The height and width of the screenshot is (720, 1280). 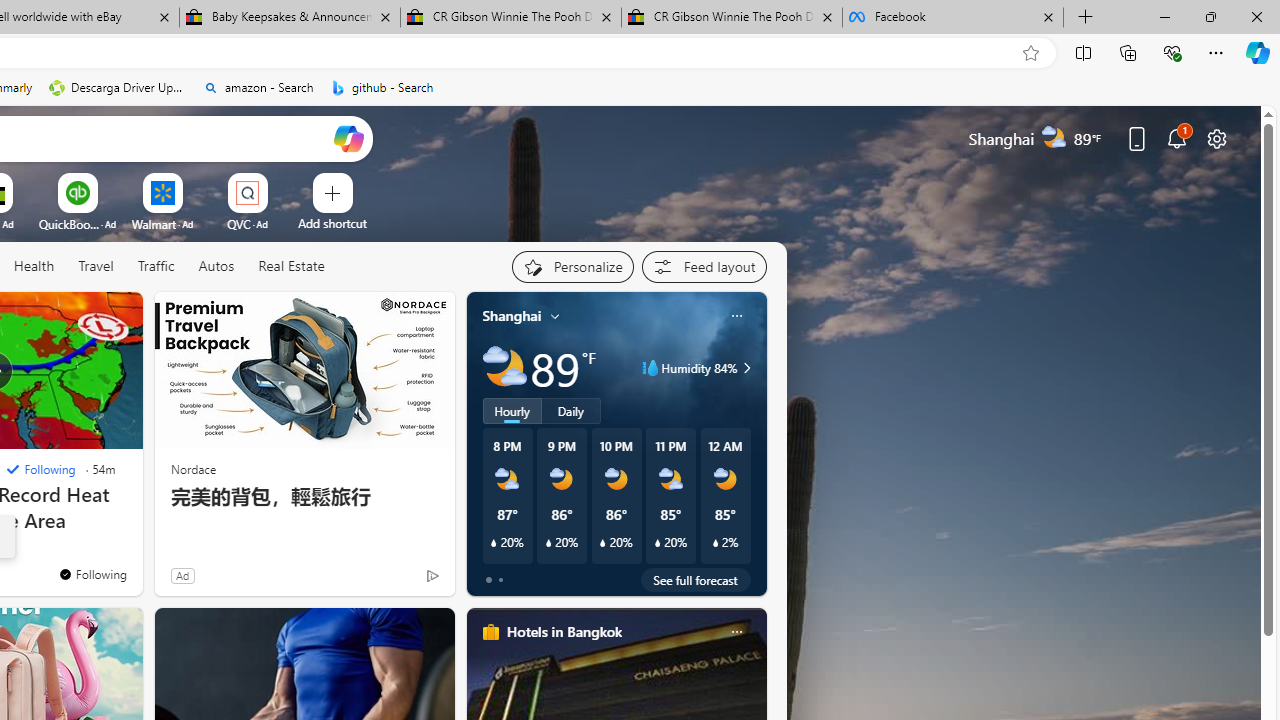 What do you see at coordinates (332, 223) in the screenshot?
I see `'Add a site'` at bounding box center [332, 223].